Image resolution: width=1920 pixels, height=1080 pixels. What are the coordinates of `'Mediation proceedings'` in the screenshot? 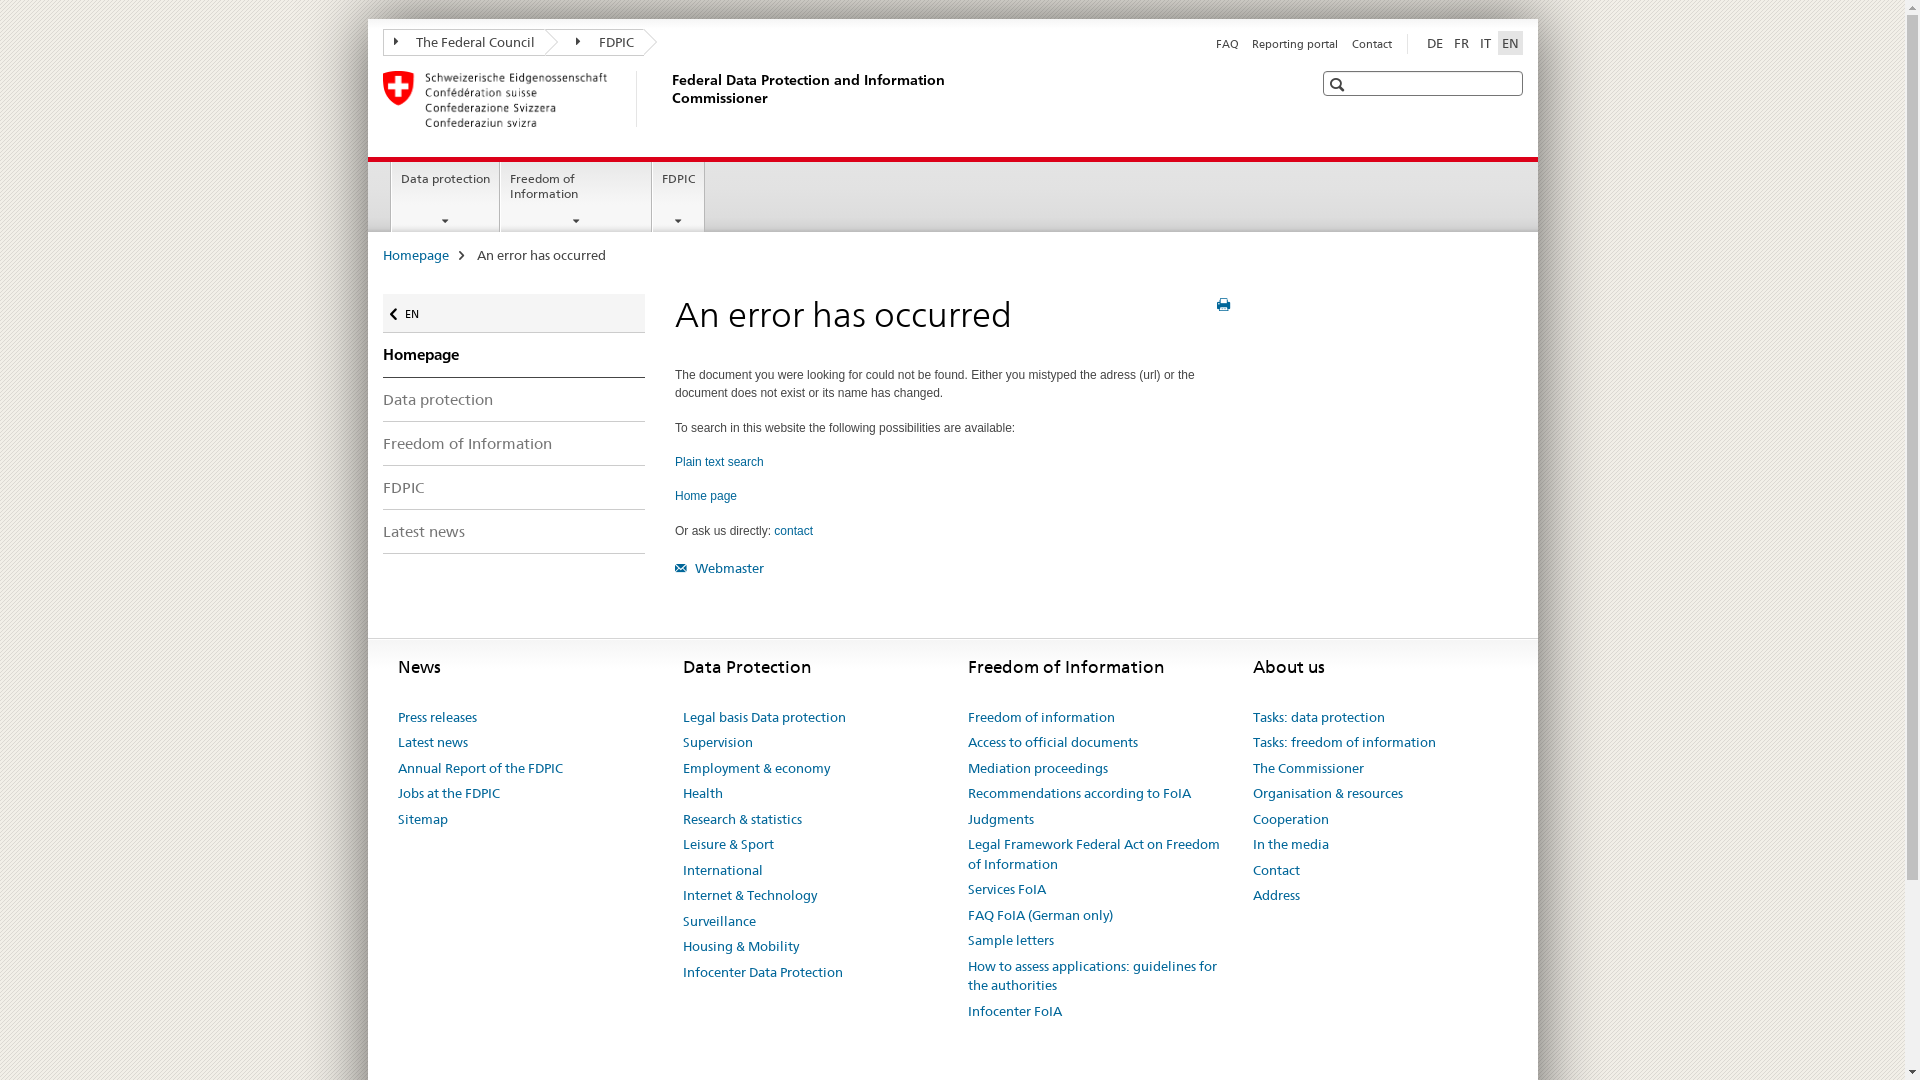 It's located at (1037, 767).